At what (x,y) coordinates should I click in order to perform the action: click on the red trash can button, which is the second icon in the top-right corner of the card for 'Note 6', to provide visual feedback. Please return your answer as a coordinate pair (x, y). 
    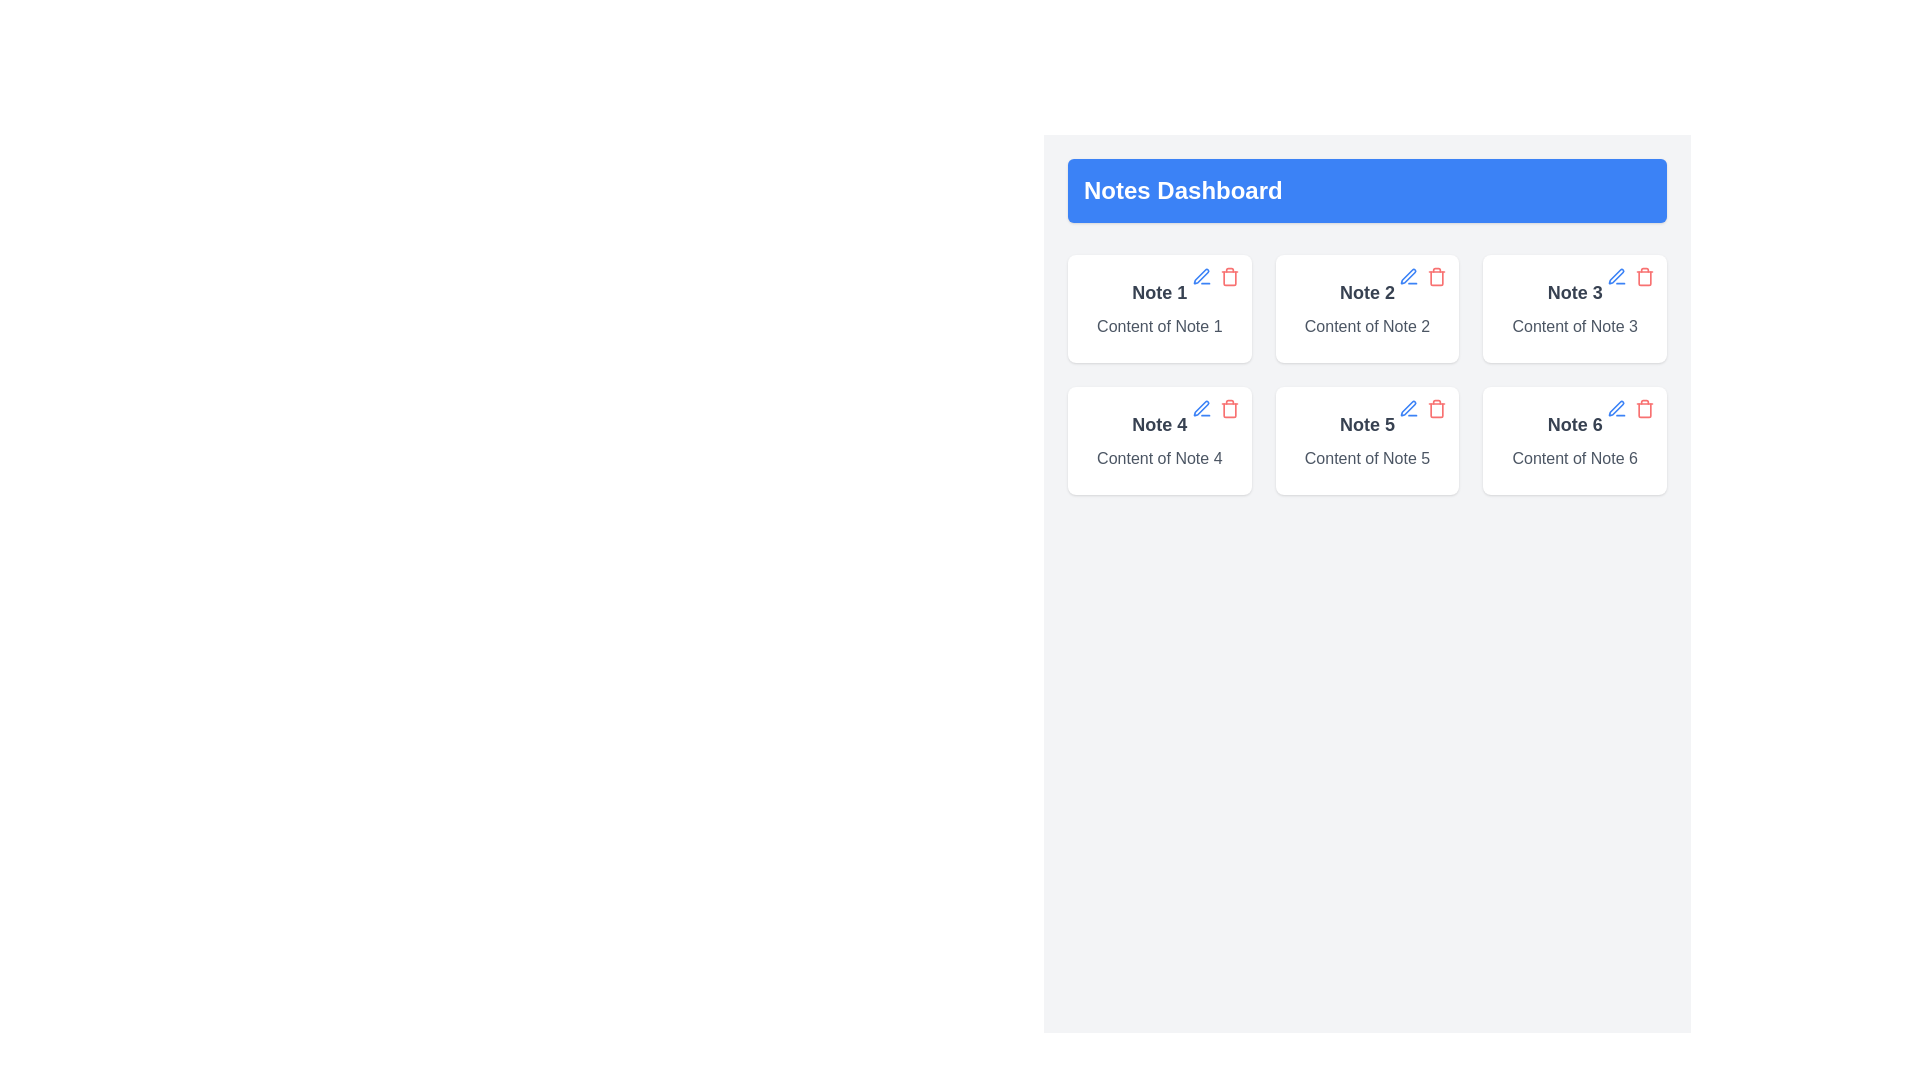
    Looking at the image, I should click on (1645, 407).